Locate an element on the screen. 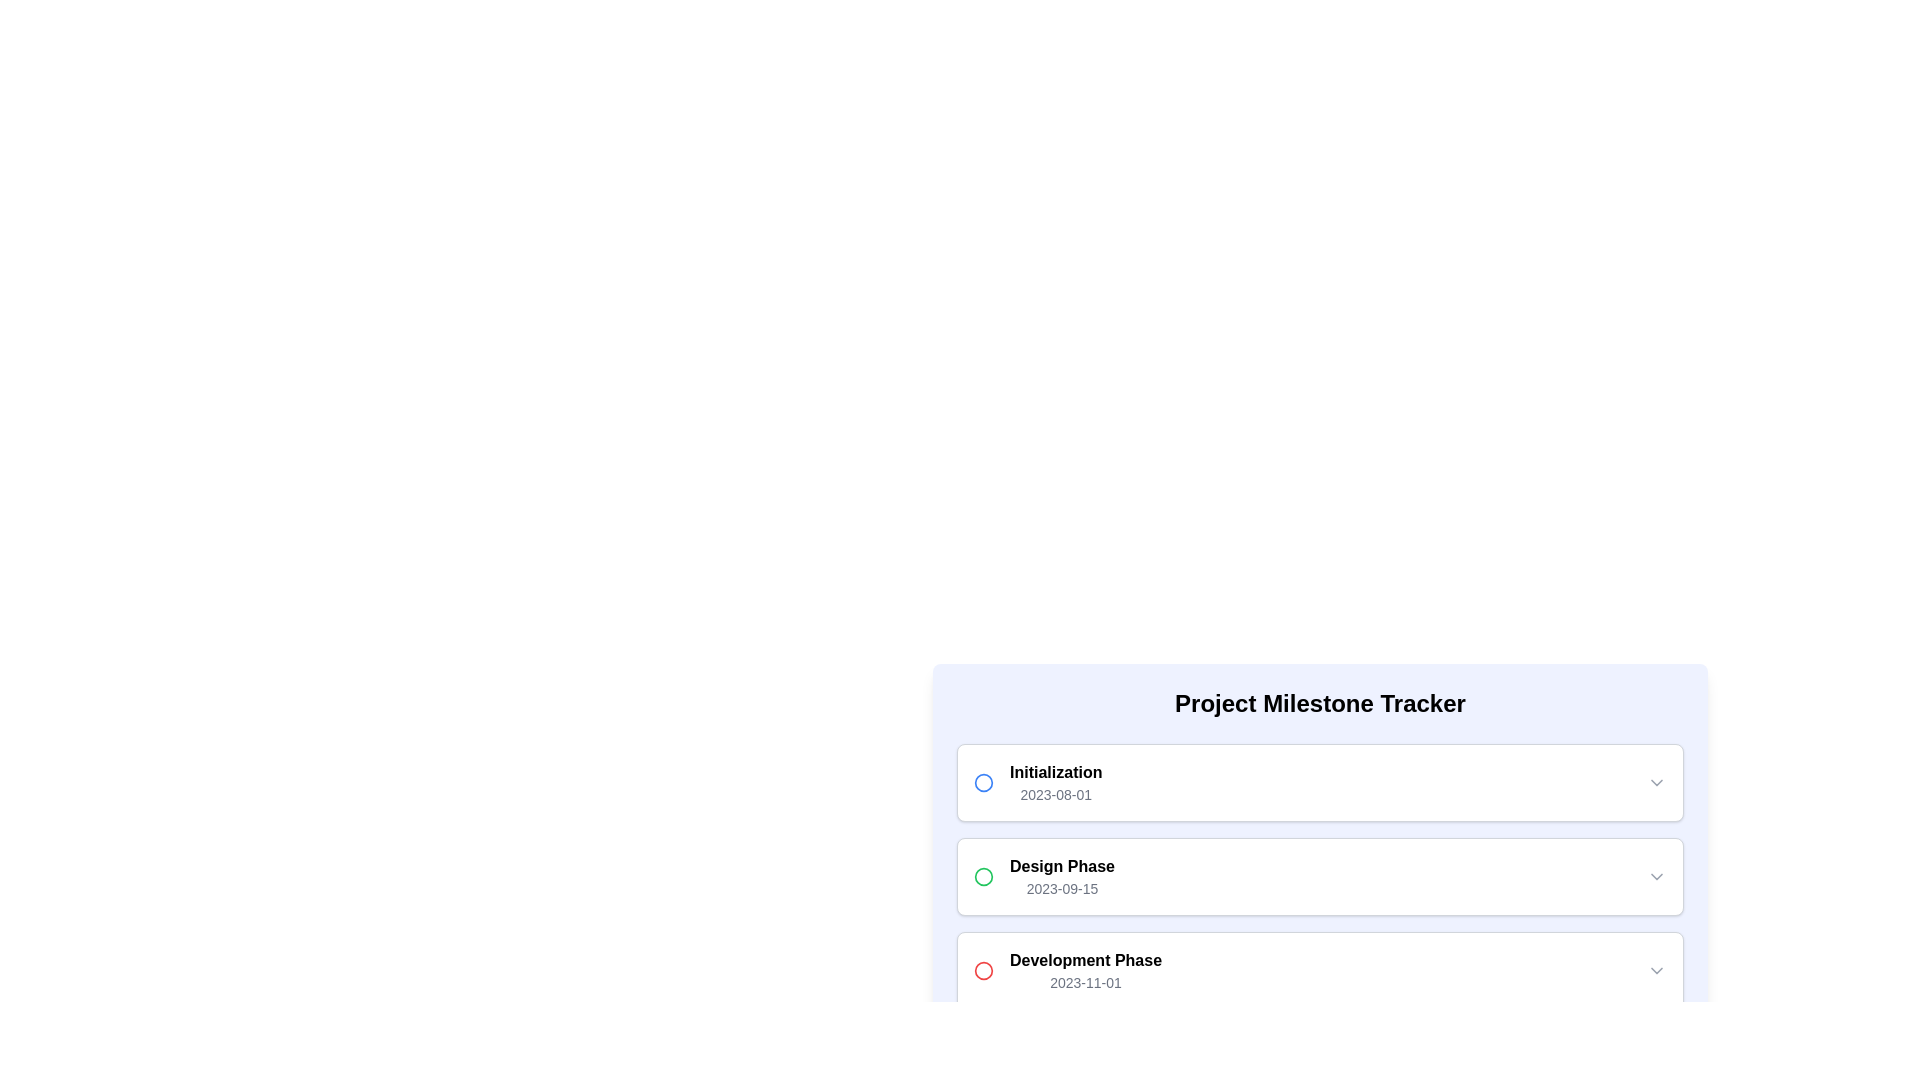 This screenshot has height=1080, width=1920. the 'Initialization' phase card in the 'Project Milestone Tracker' list is located at coordinates (1320, 782).